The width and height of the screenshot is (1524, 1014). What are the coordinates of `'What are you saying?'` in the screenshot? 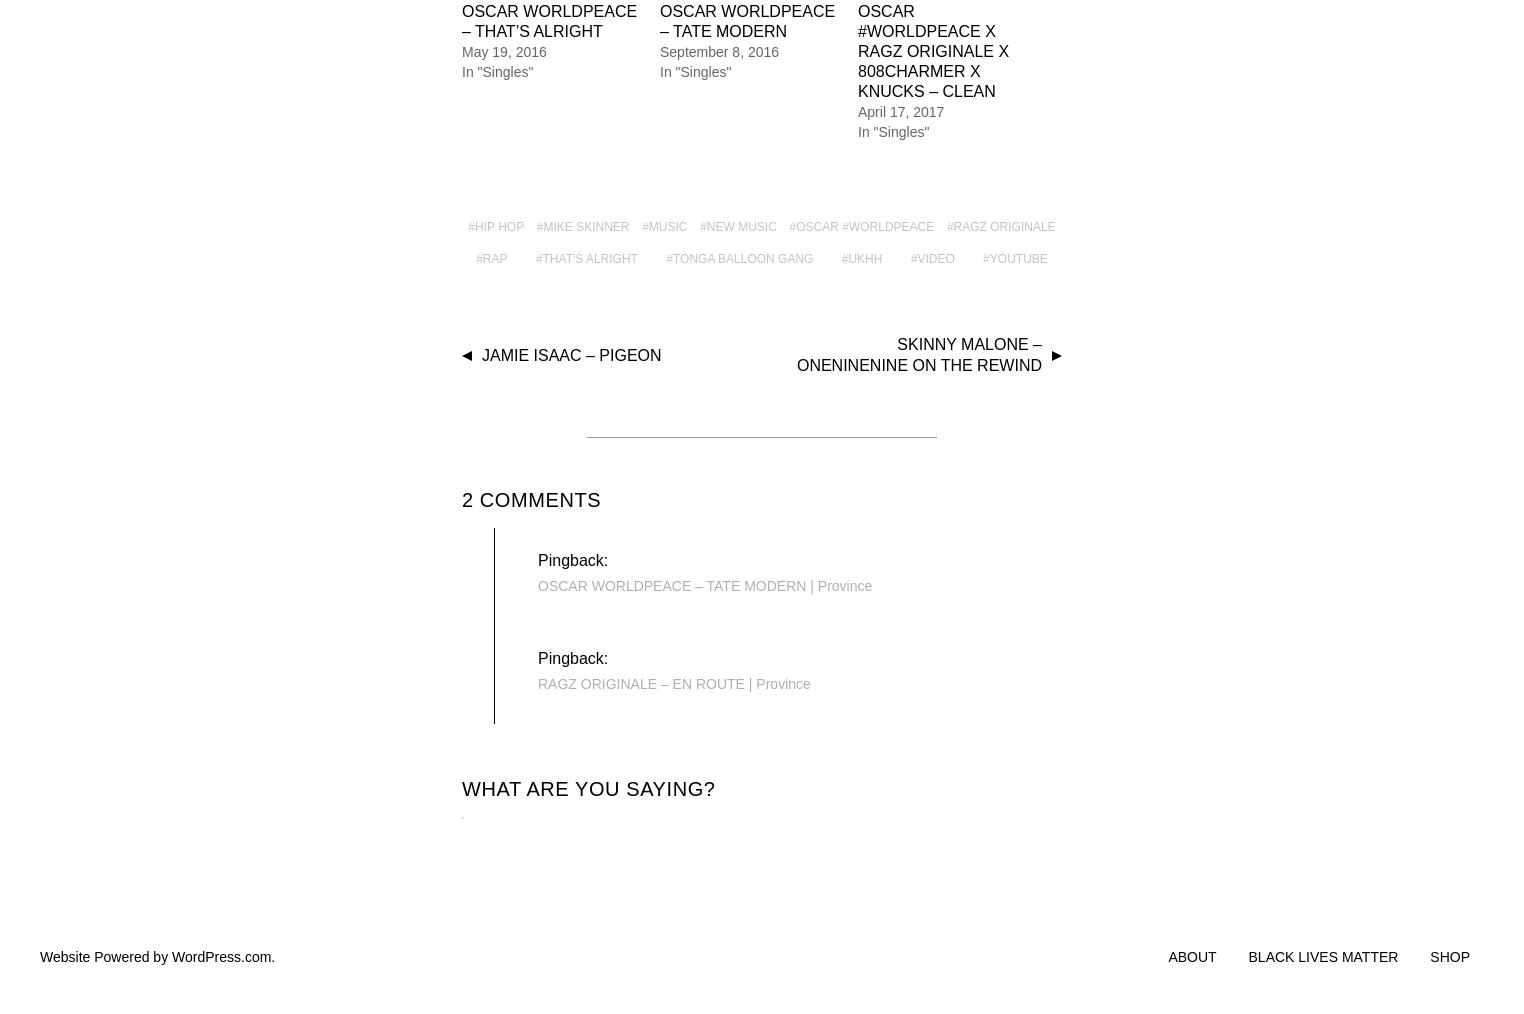 It's located at (588, 787).